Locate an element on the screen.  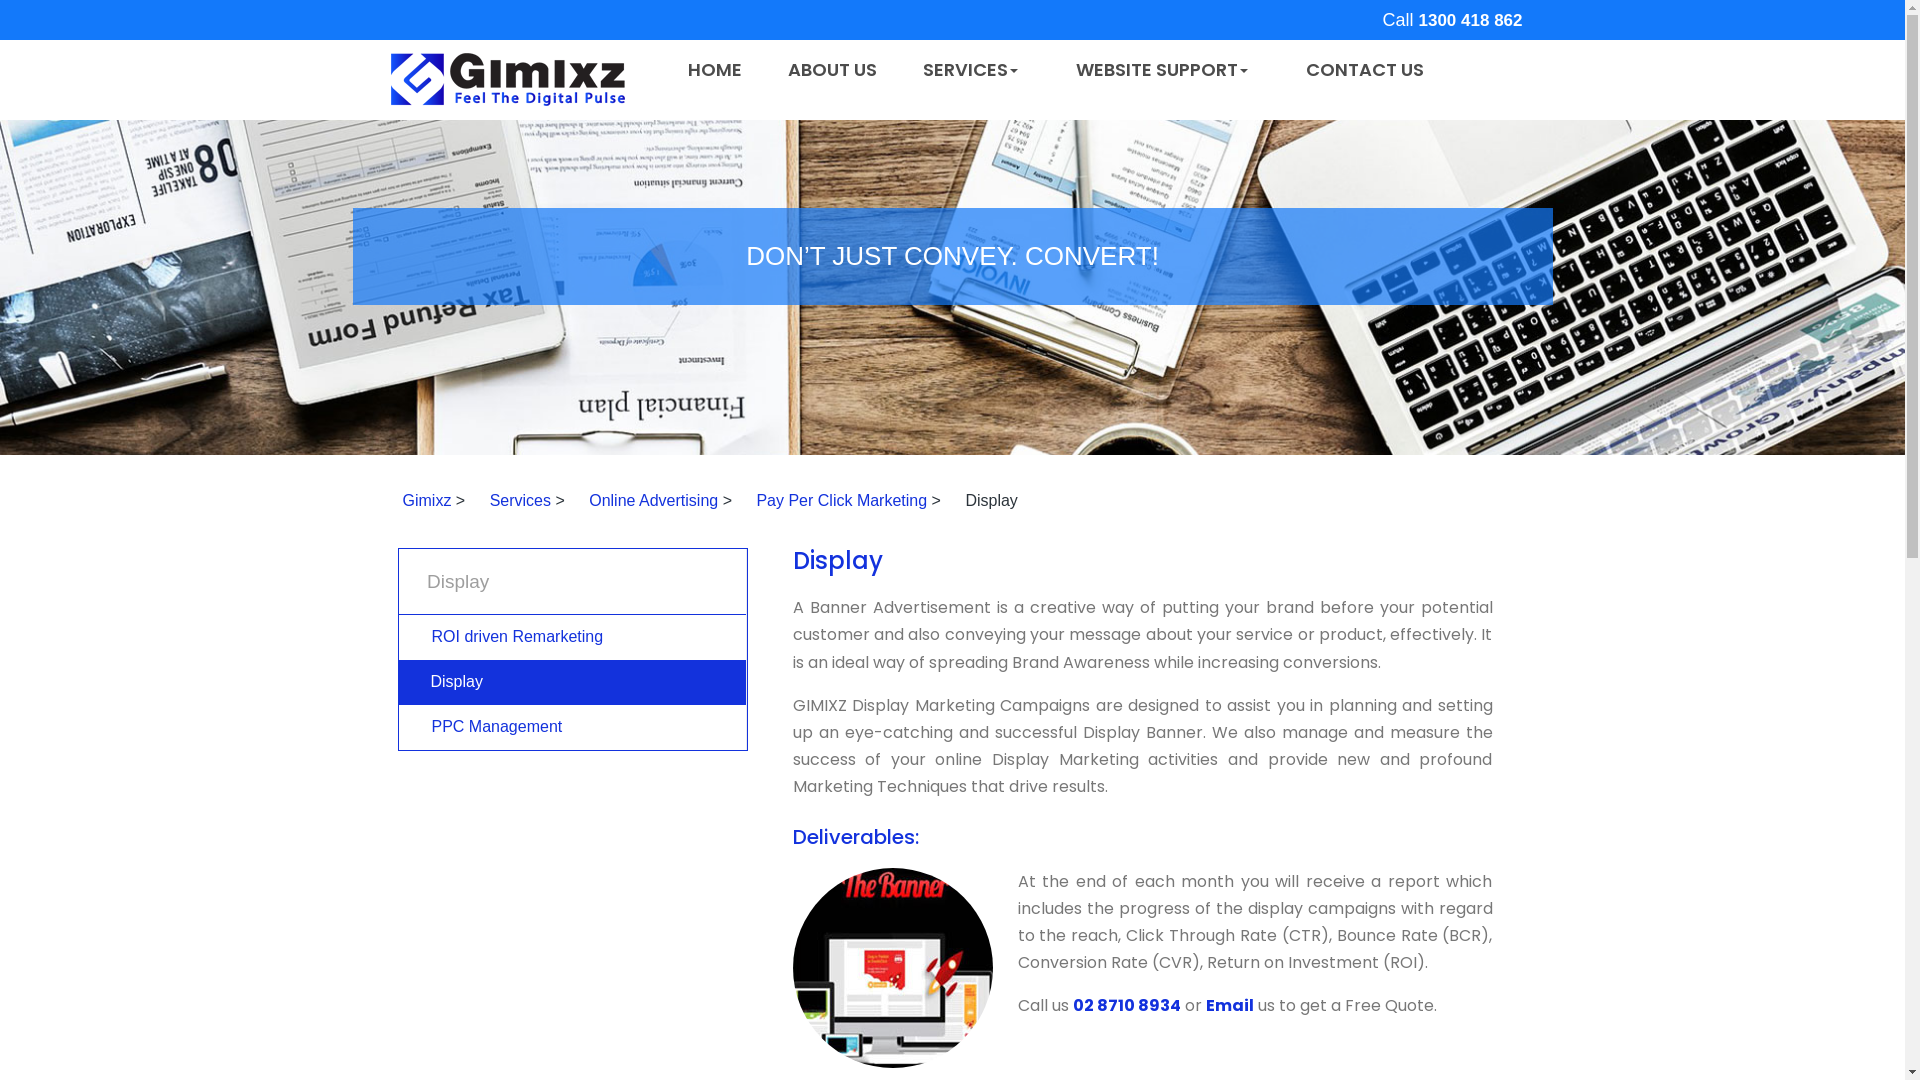
'1300 418 862' is located at coordinates (1469, 20).